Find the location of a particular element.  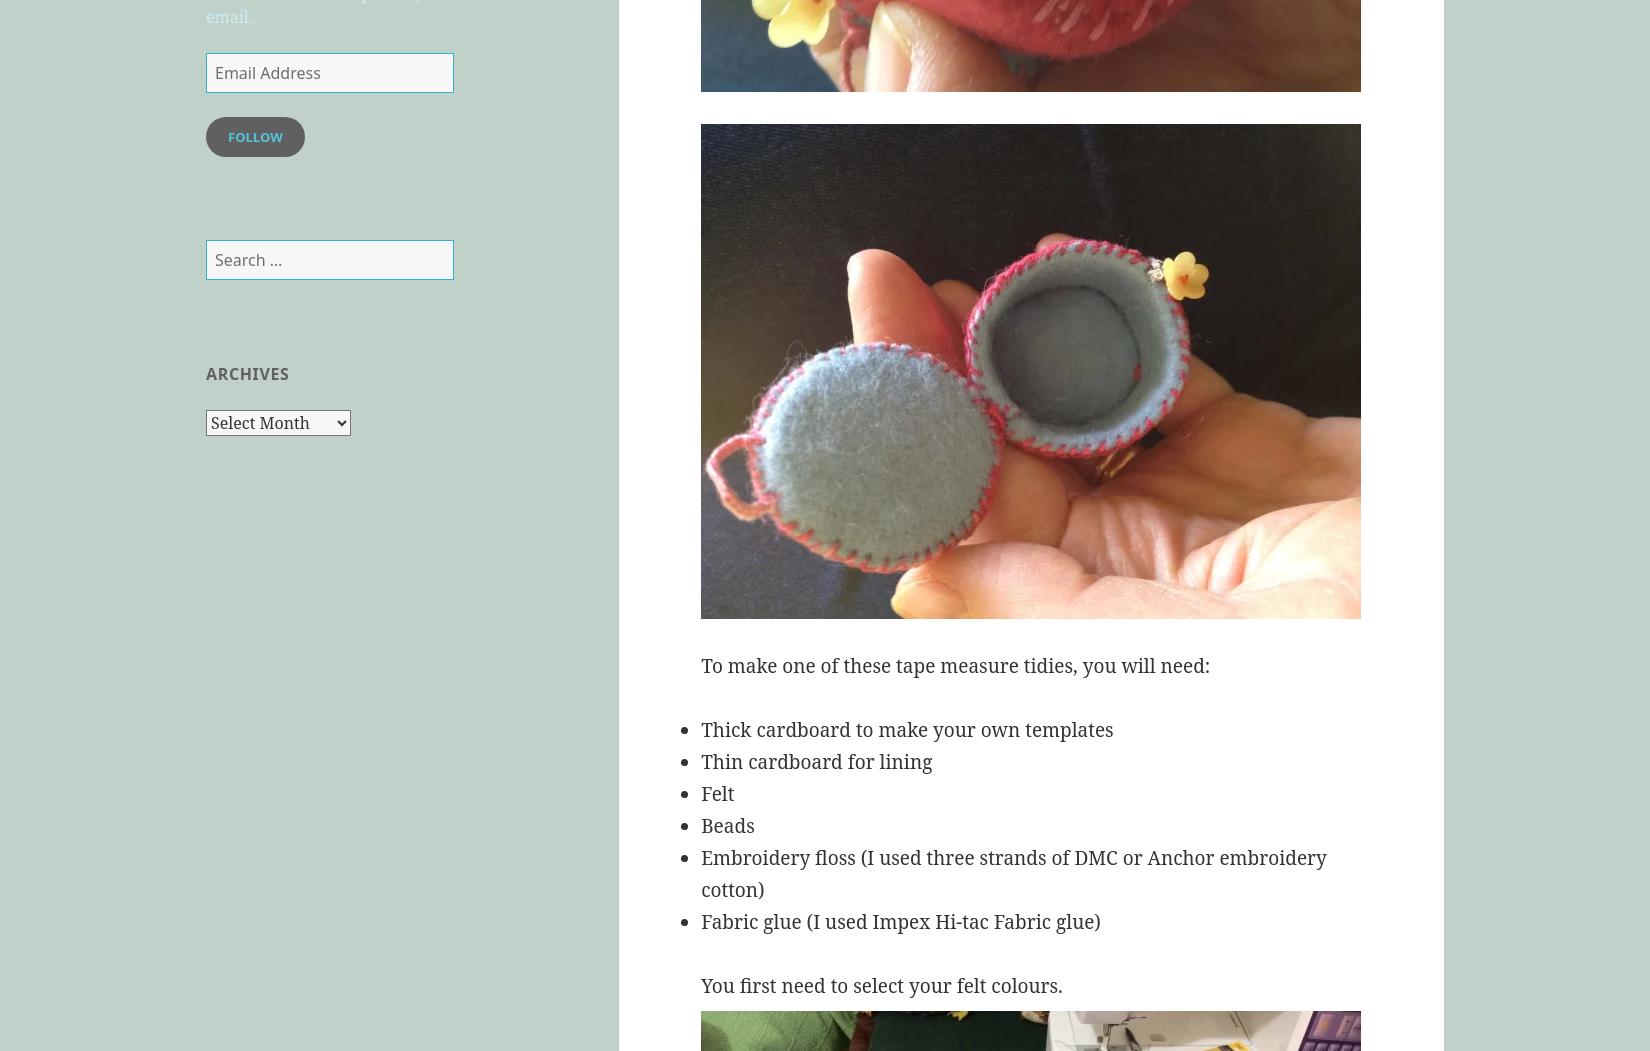

'Follow' is located at coordinates (254, 136).